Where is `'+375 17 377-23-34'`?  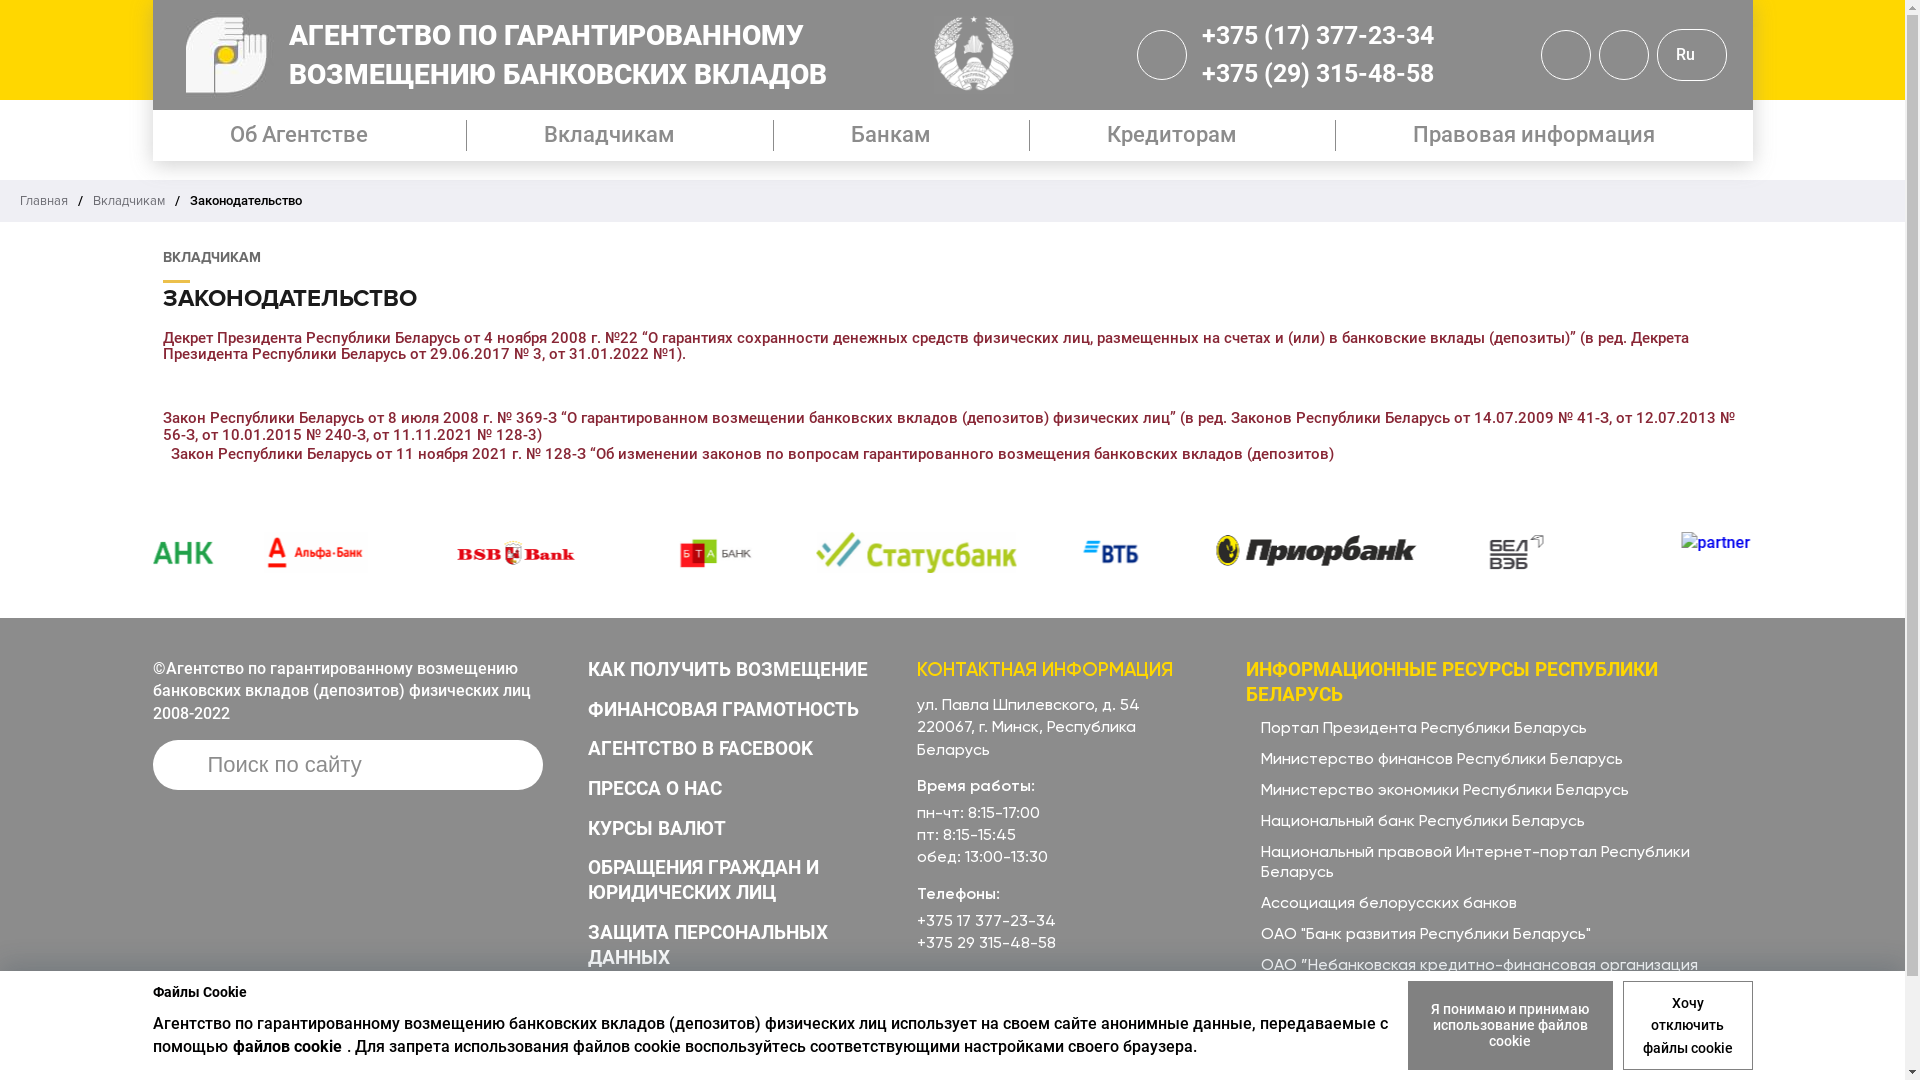
'+375 17 377-23-34' is located at coordinates (986, 921).